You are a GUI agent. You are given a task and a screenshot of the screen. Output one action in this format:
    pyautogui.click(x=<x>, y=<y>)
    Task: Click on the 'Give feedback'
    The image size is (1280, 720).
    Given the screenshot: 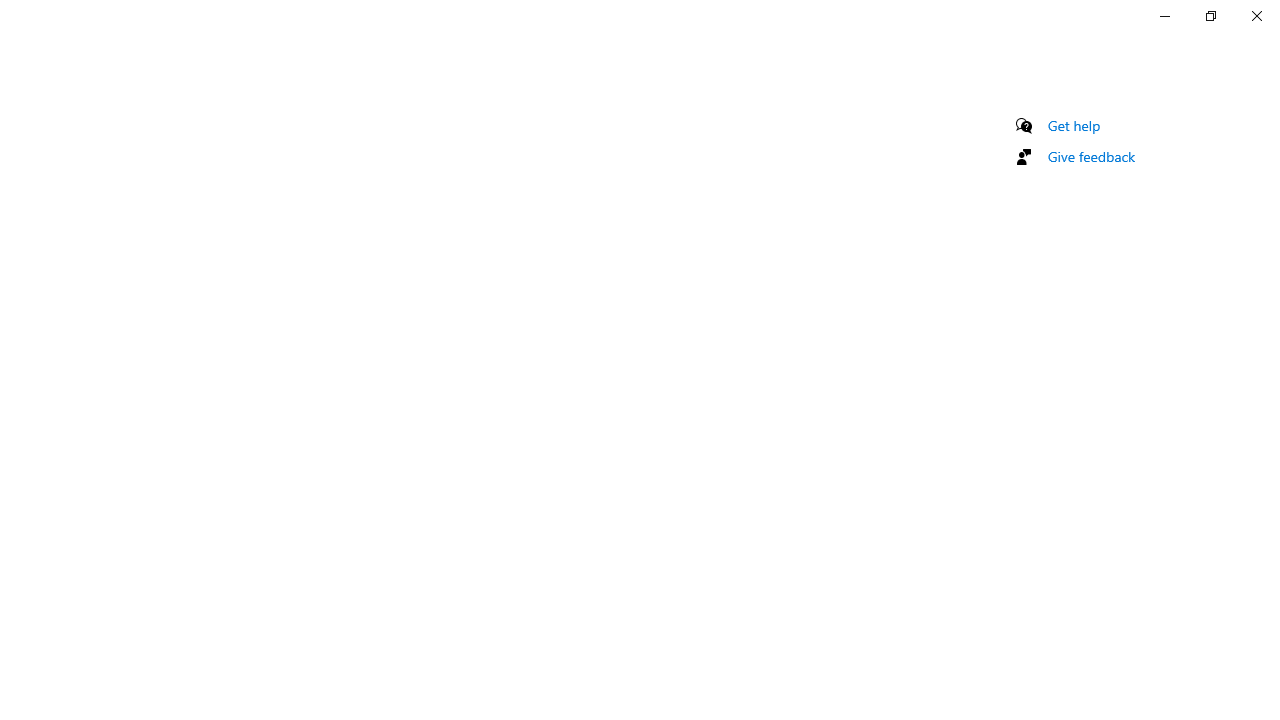 What is the action you would take?
    pyautogui.click(x=1090, y=155)
    